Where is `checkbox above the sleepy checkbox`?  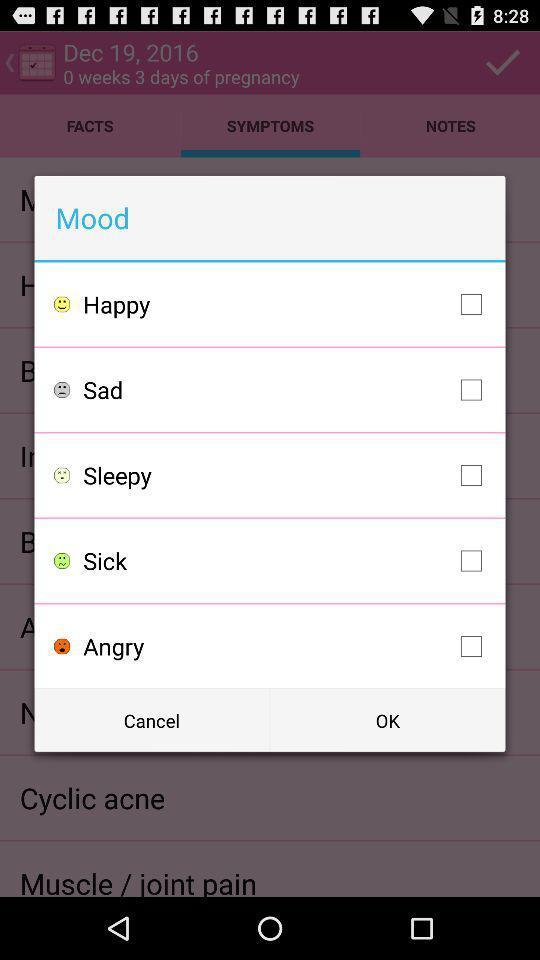
checkbox above the sleepy checkbox is located at coordinates (286, 388).